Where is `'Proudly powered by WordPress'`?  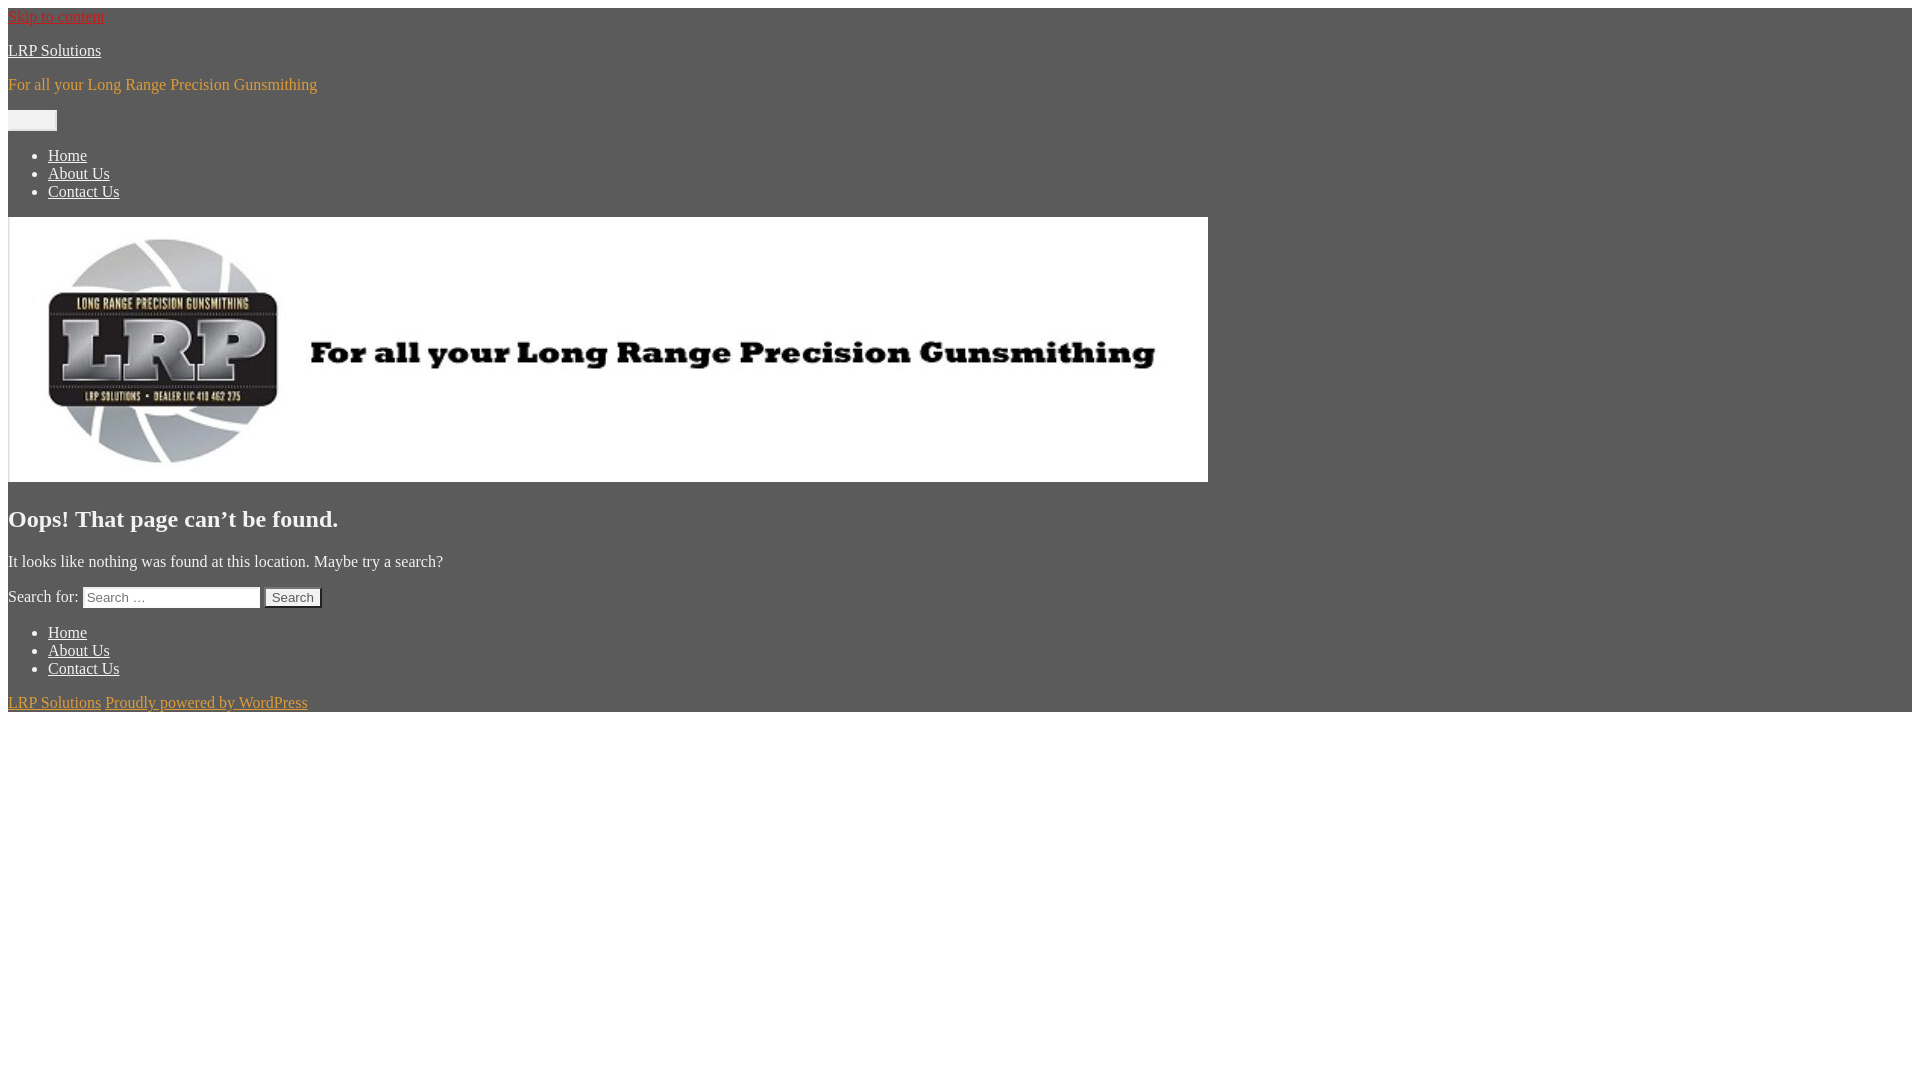 'Proudly powered by WordPress' is located at coordinates (206, 701).